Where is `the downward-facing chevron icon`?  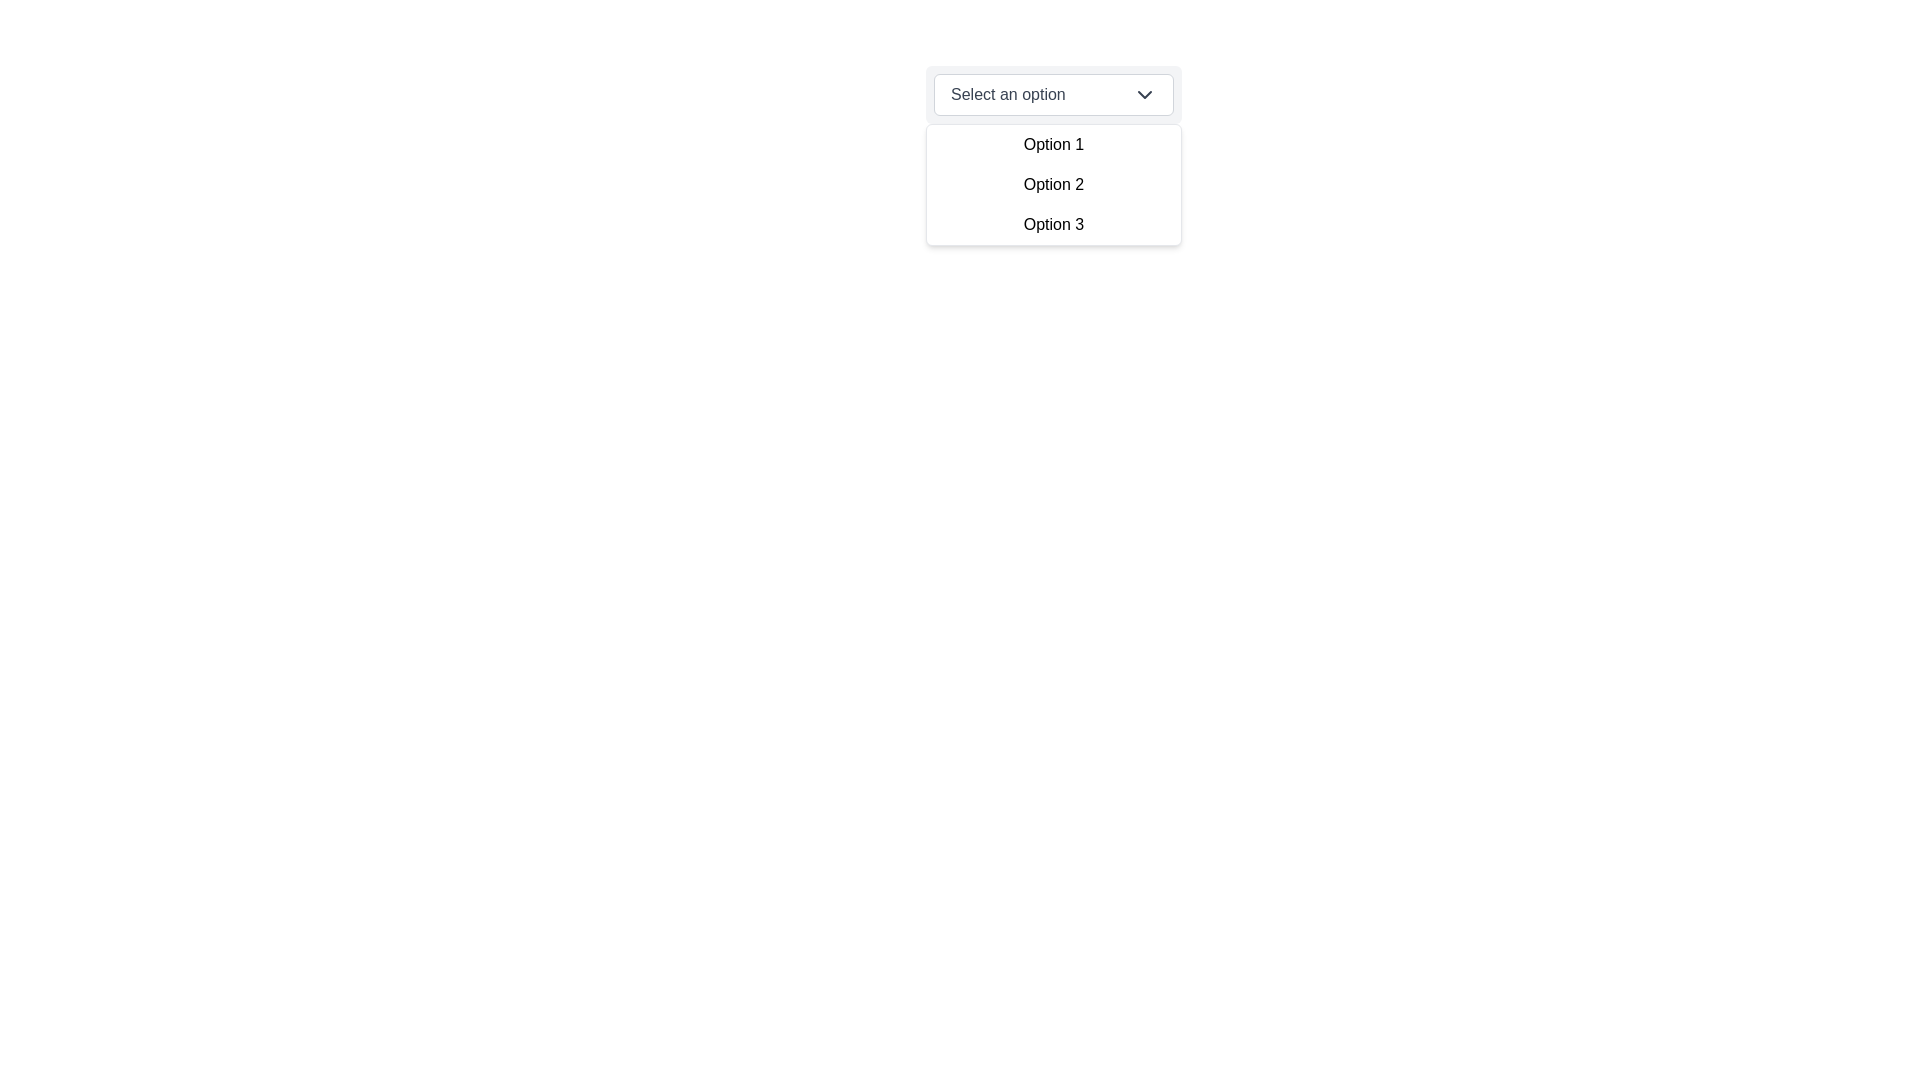 the downward-facing chevron icon is located at coordinates (1145, 95).